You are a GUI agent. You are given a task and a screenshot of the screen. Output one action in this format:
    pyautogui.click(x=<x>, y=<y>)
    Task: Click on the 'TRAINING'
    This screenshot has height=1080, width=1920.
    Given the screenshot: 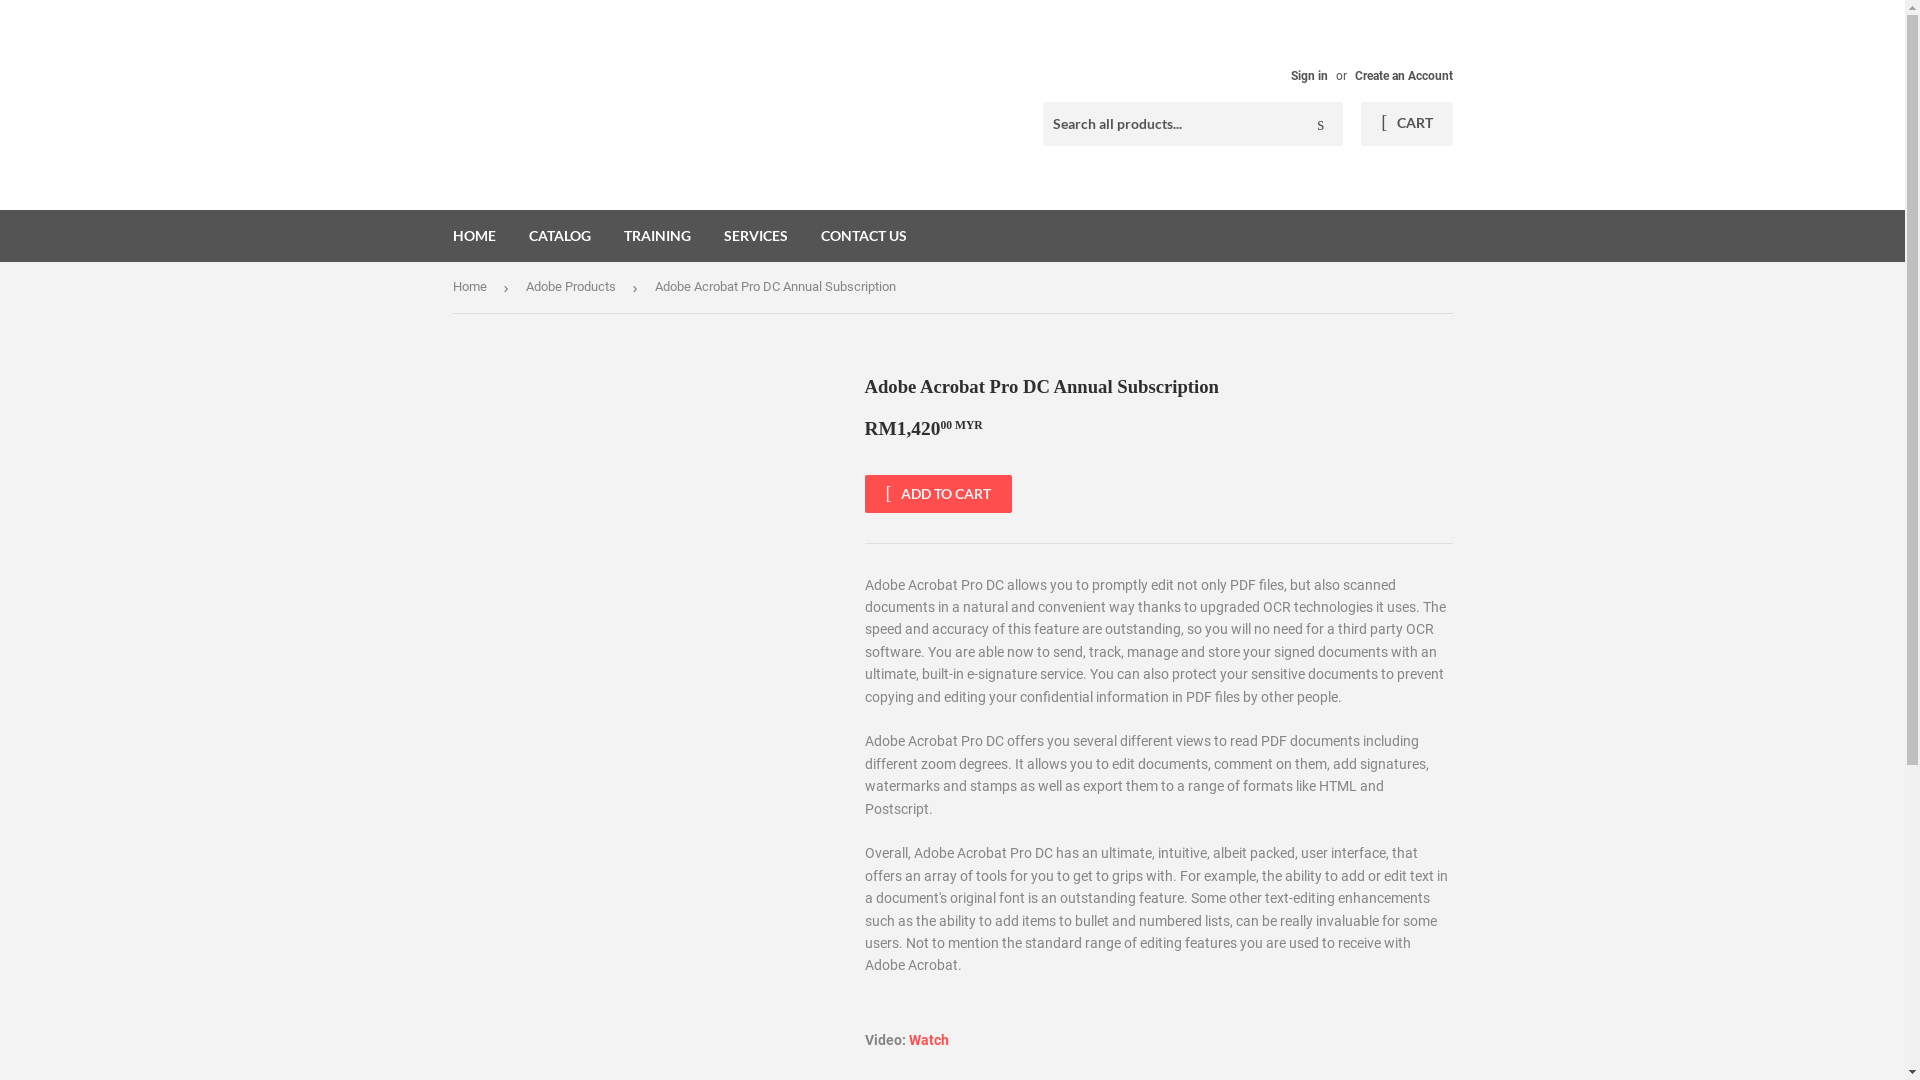 What is the action you would take?
    pyautogui.click(x=656, y=234)
    